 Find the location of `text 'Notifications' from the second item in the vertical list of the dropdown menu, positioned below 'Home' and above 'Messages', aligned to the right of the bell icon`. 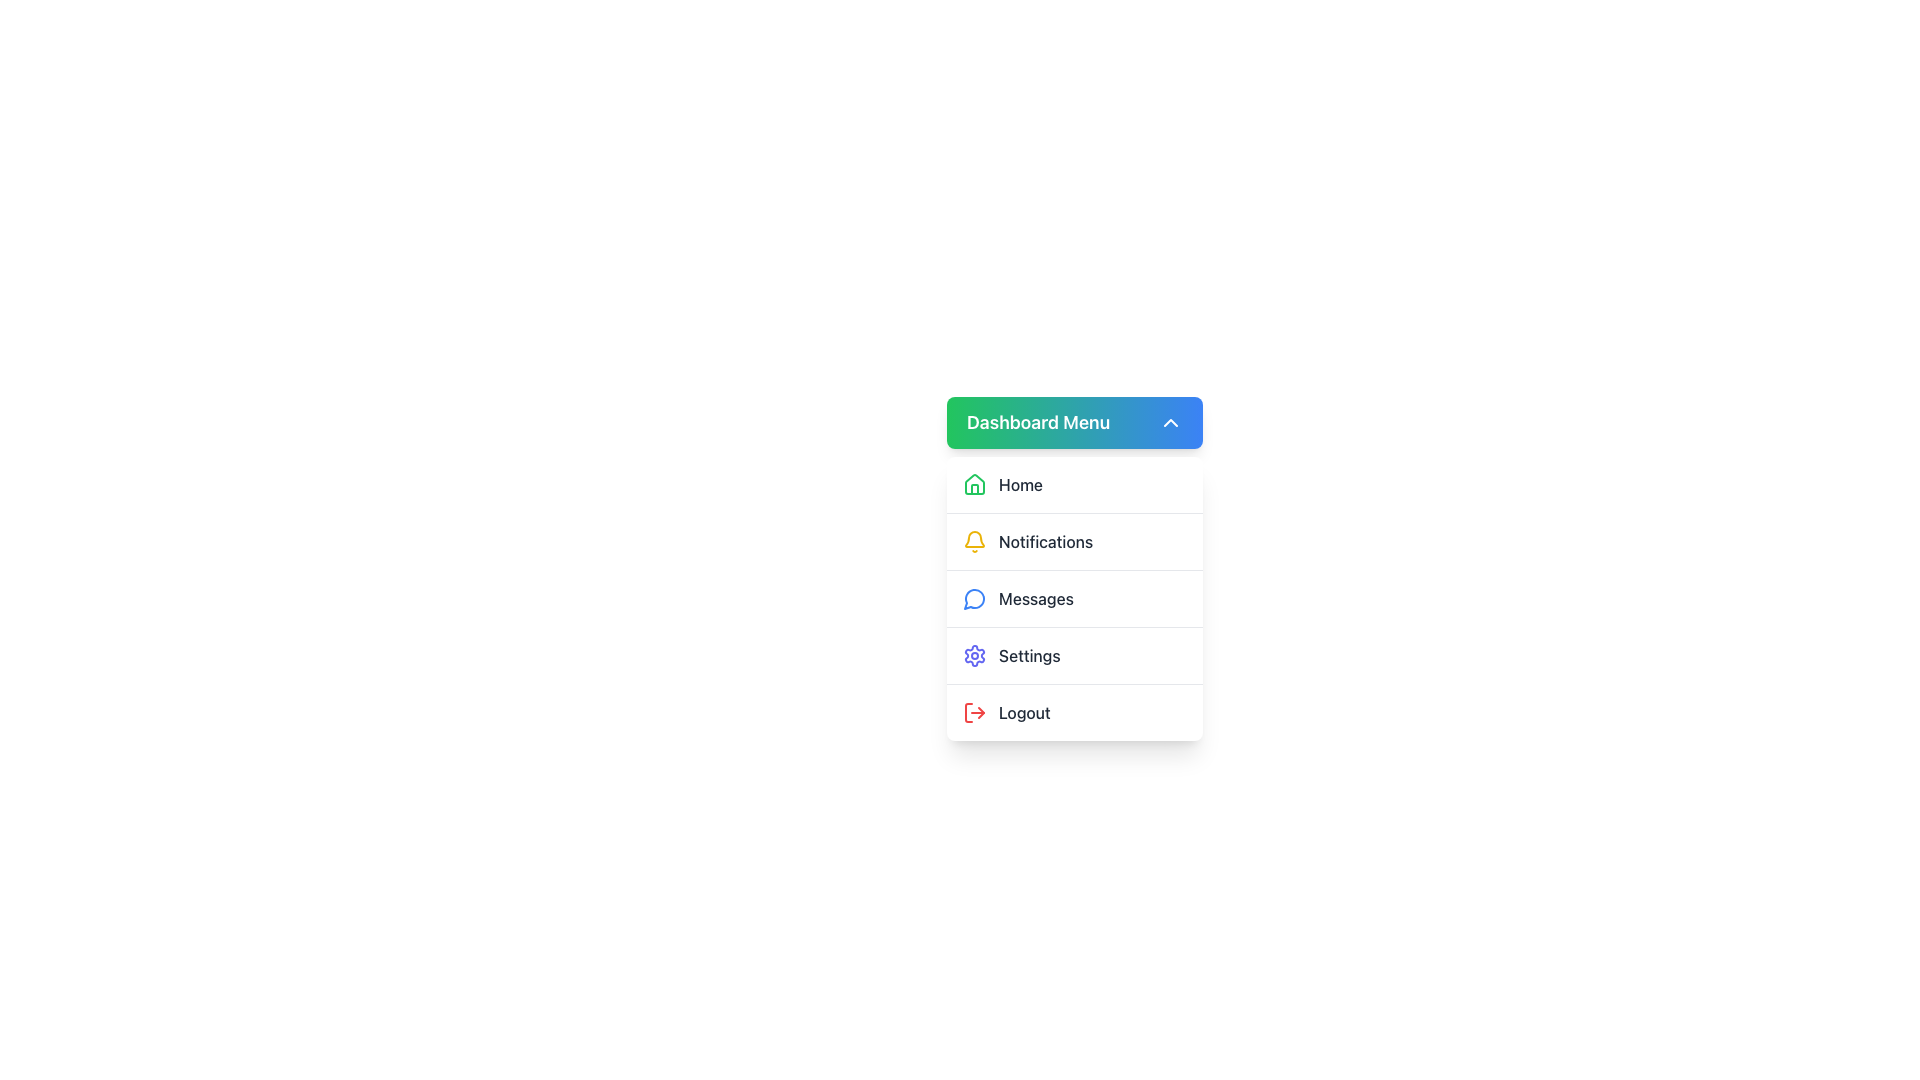

text 'Notifications' from the second item in the vertical list of the dropdown menu, positioned below 'Home' and above 'Messages', aligned to the right of the bell icon is located at coordinates (1045, 542).